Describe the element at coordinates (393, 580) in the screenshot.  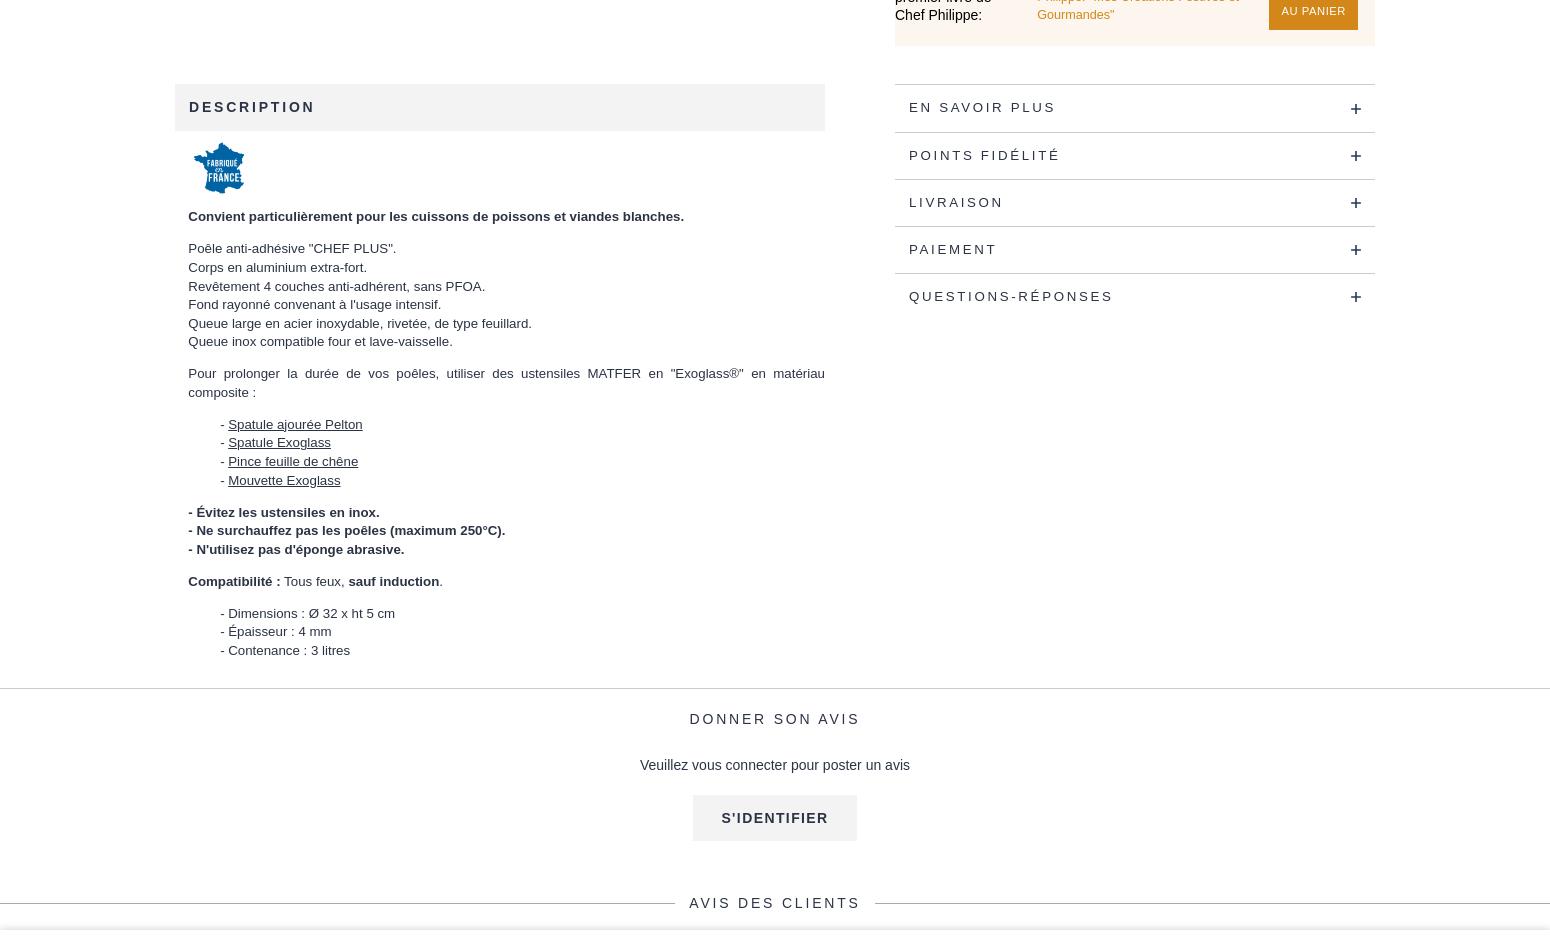
I see `'sauf induction'` at that location.